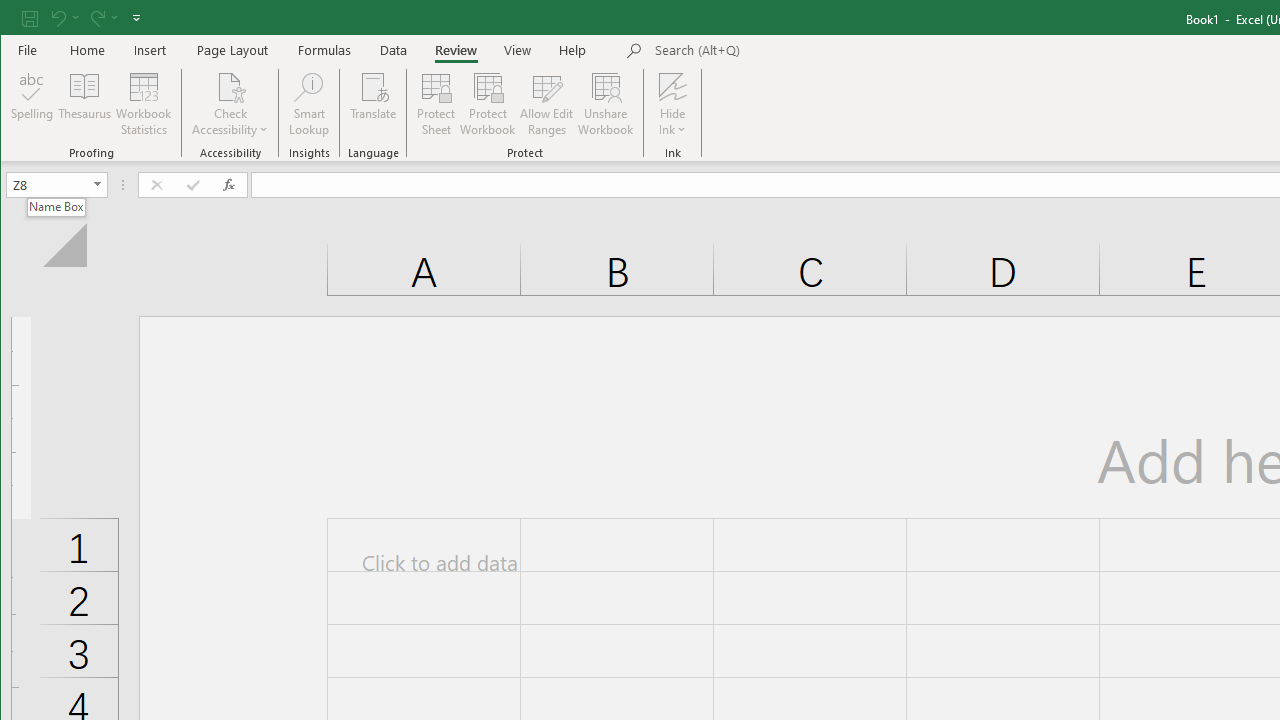 The width and height of the screenshot is (1280, 720). Describe the element at coordinates (84, 104) in the screenshot. I see `'Thesaurus...'` at that location.